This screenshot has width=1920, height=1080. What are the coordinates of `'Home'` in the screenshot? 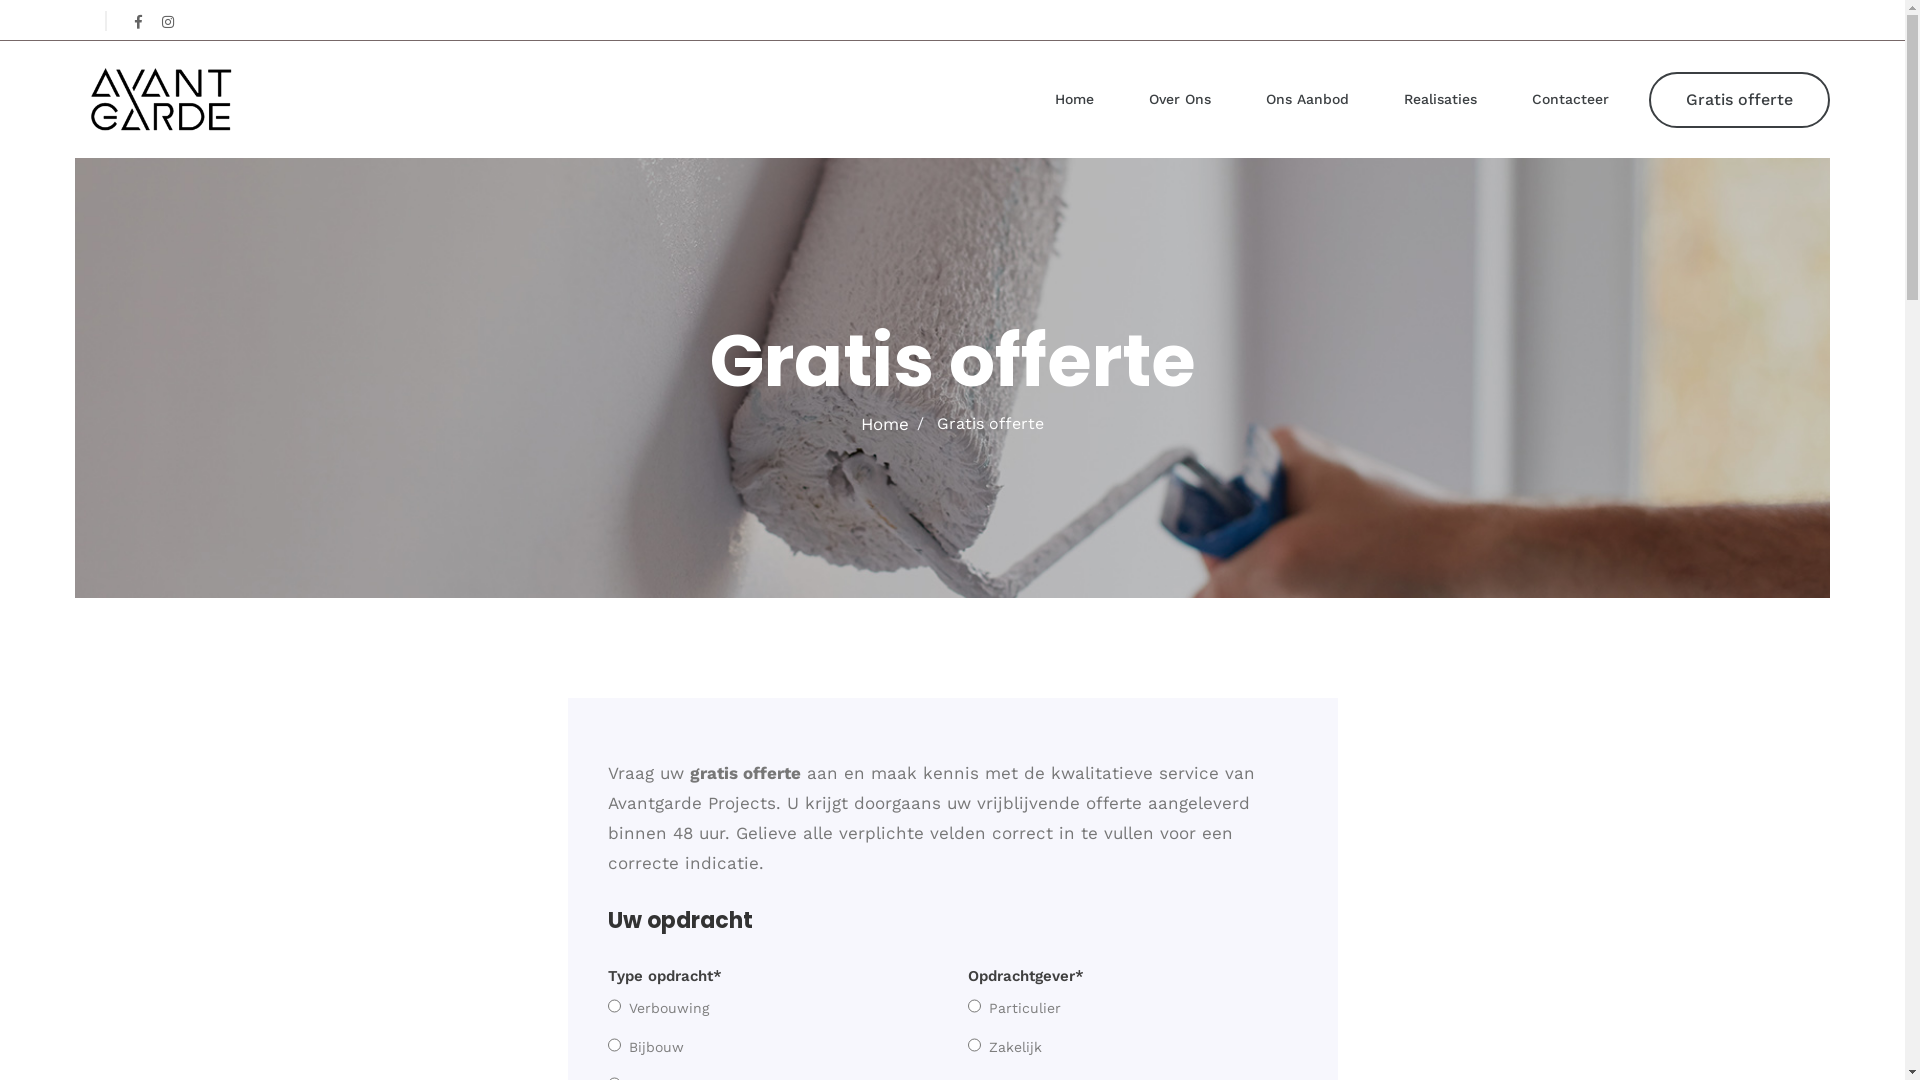 It's located at (883, 423).